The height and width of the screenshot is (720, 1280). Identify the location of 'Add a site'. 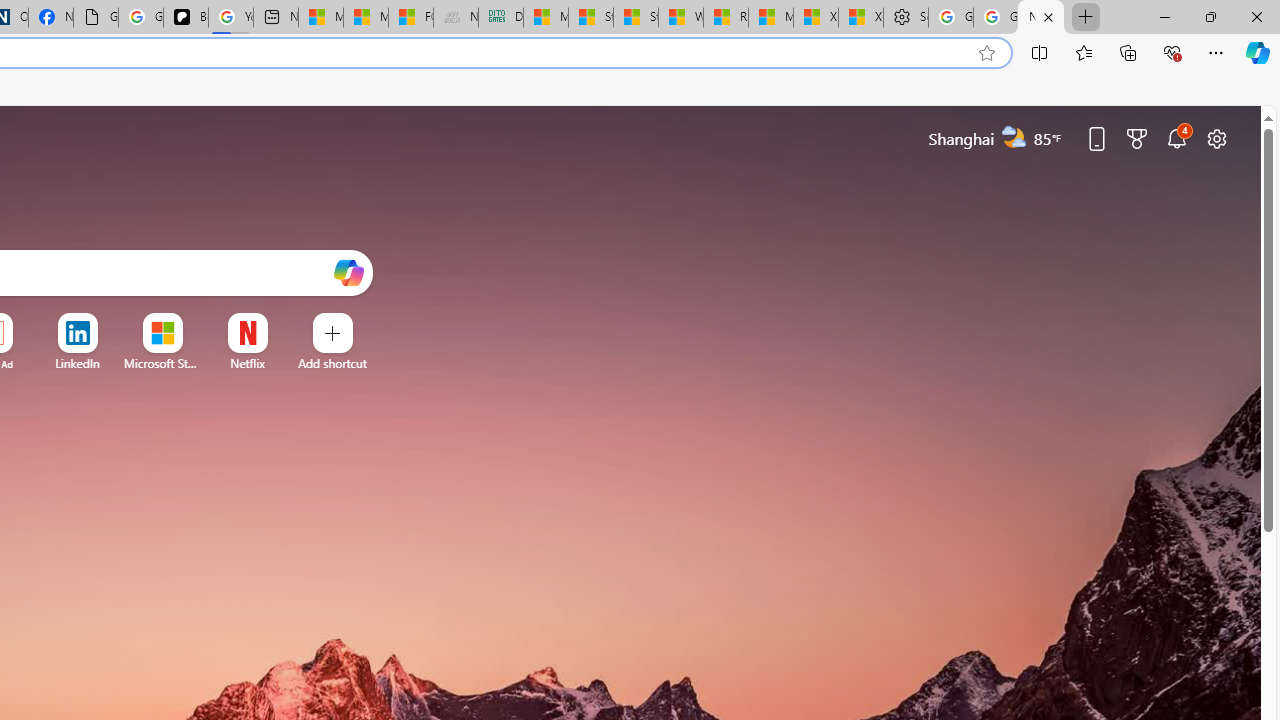
(332, 363).